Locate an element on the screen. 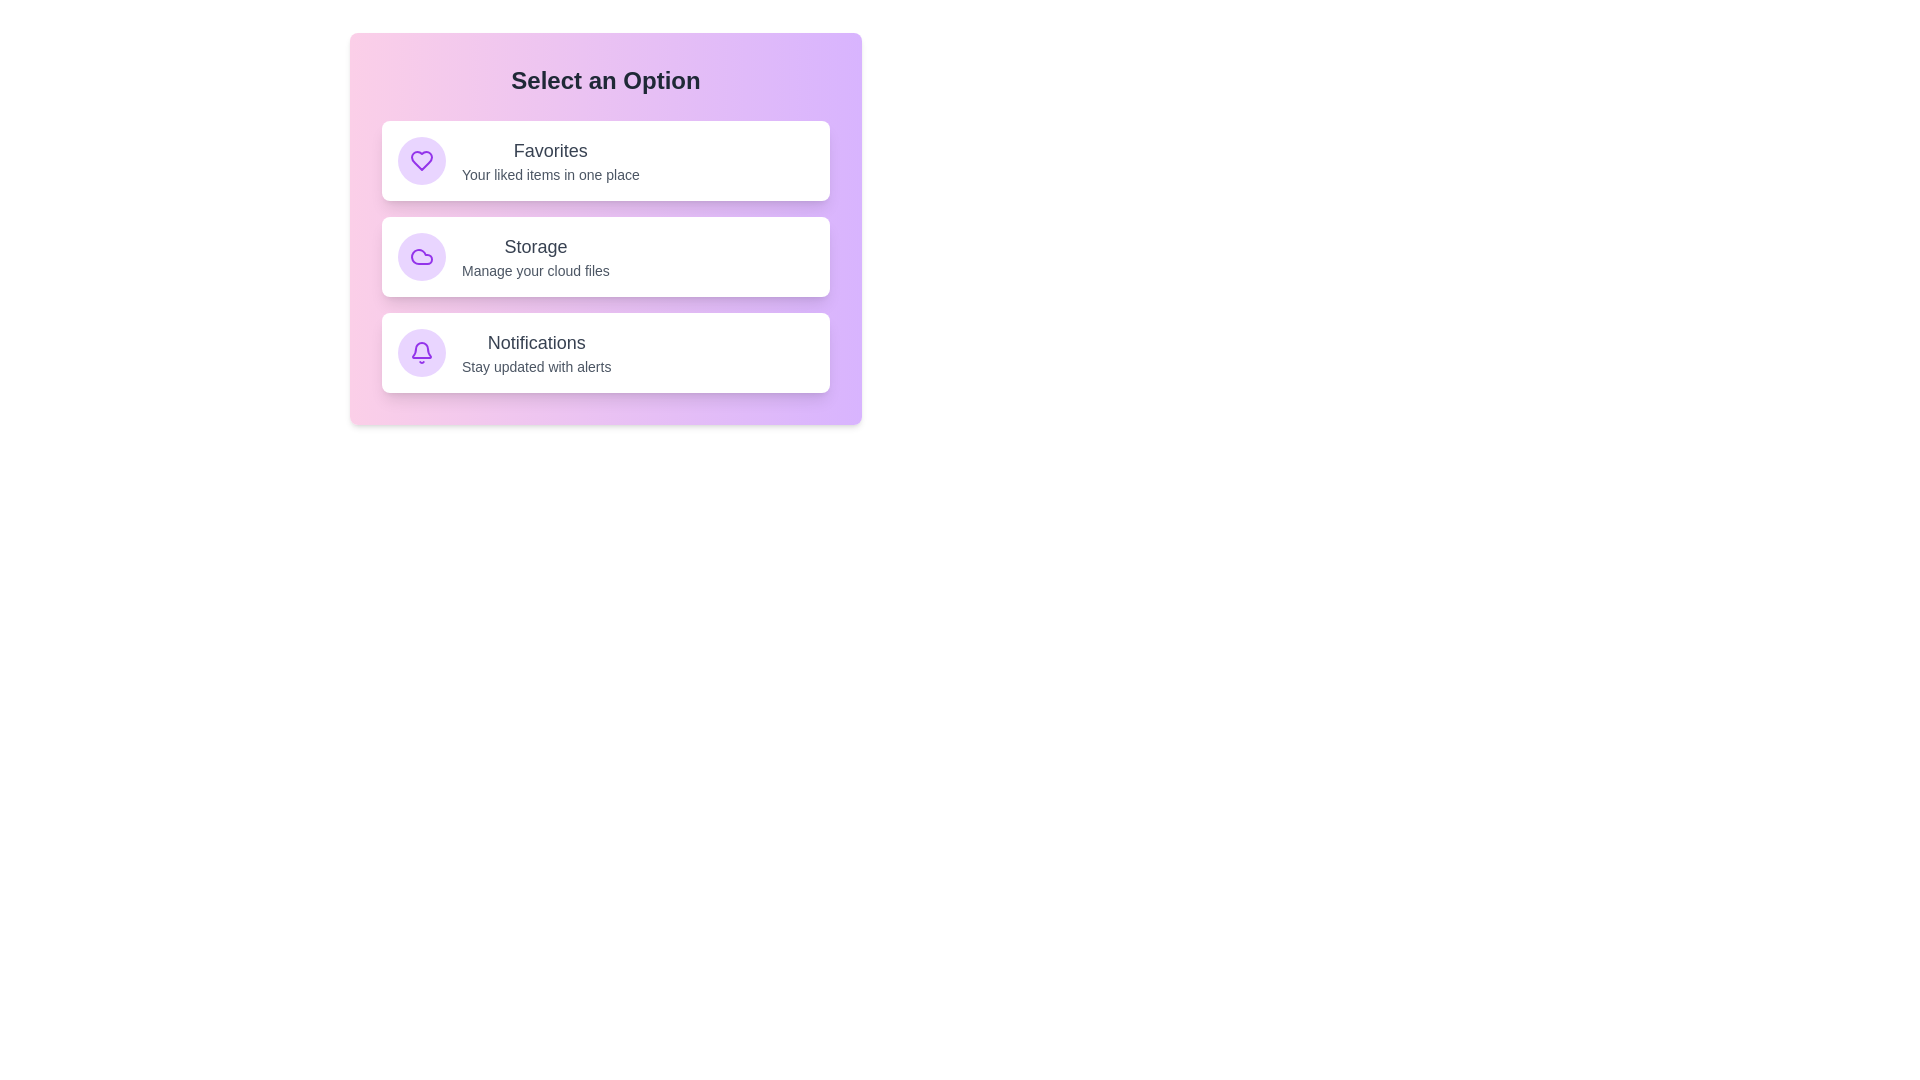 The image size is (1920, 1080). the item labeled 'Storage' from the list is located at coordinates (604, 256).